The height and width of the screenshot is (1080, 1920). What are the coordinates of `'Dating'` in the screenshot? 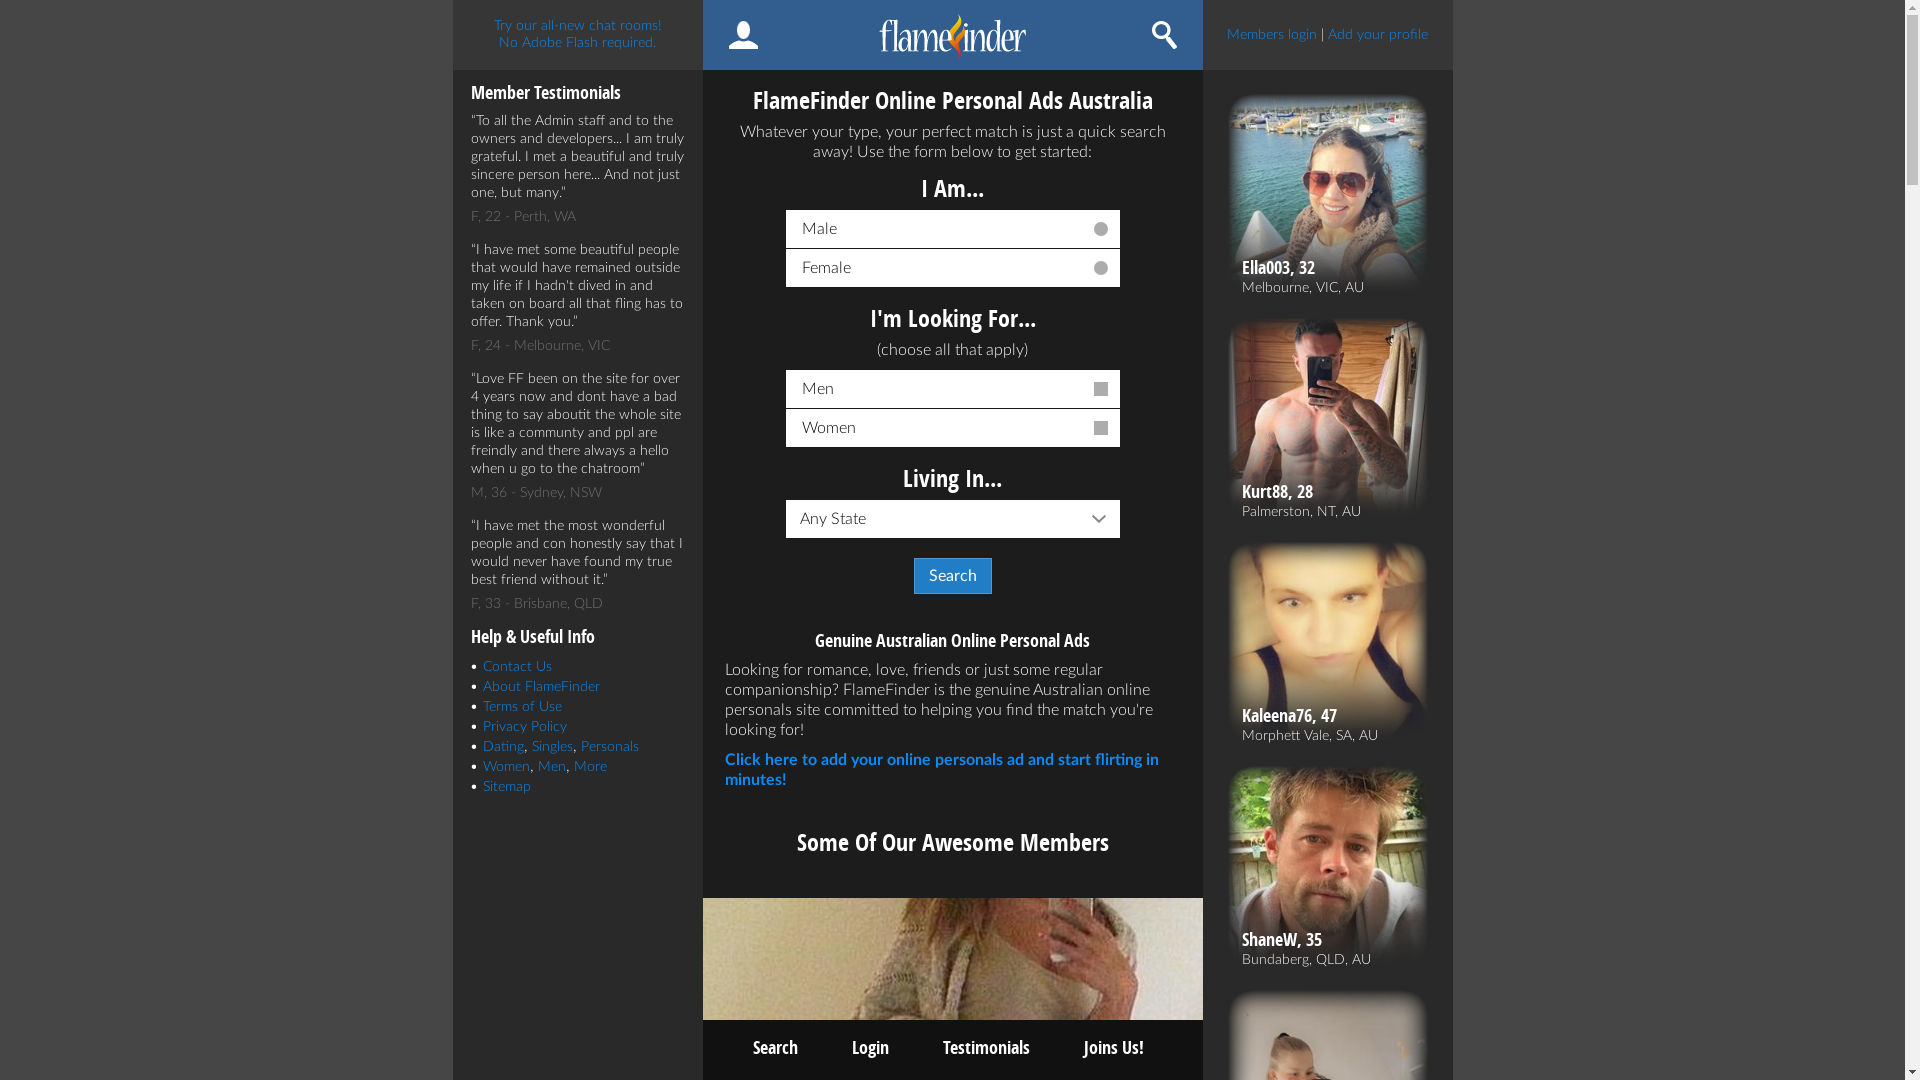 It's located at (502, 747).